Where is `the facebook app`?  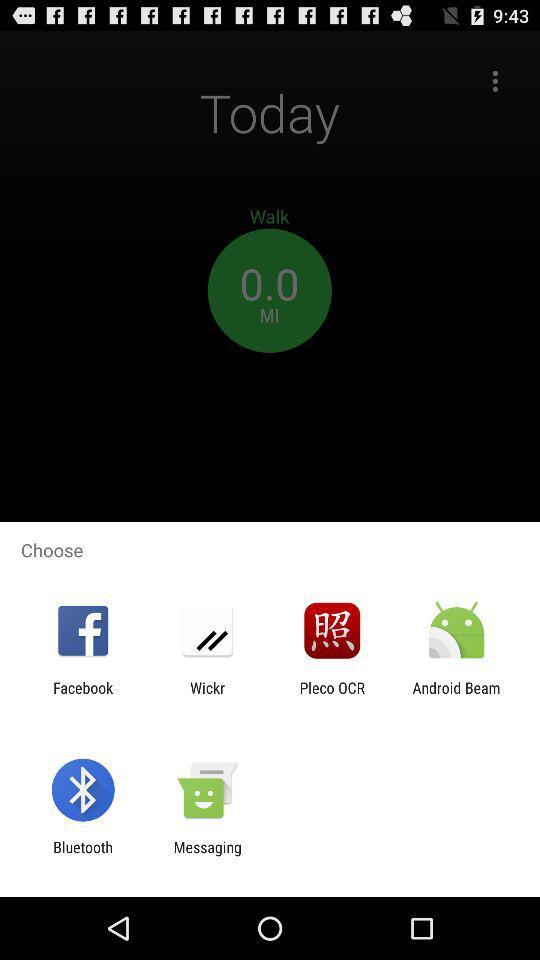 the facebook app is located at coordinates (82, 696).